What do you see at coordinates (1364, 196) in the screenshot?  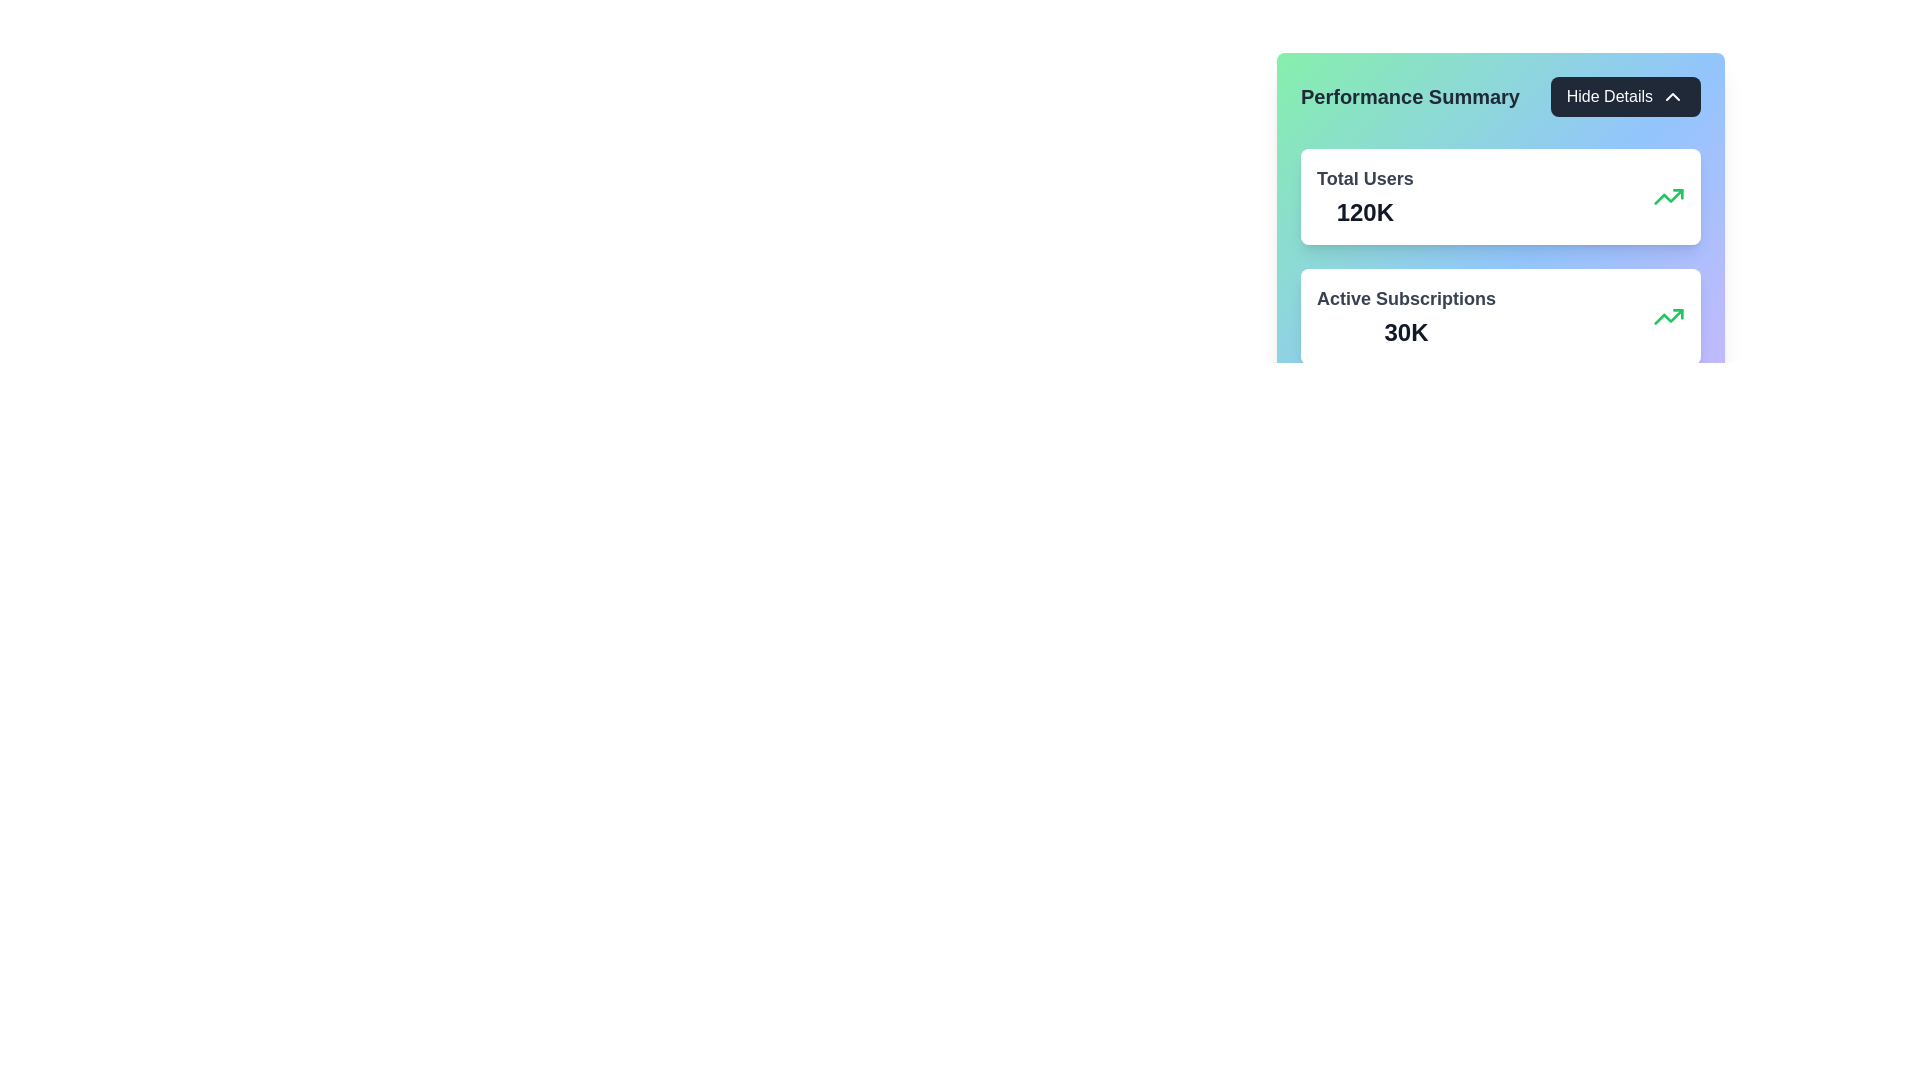 I see `the 'Total Users' text display element which shows the figure '120K' inside a card with a white background, located at the top left of the performance summary dashboard` at bounding box center [1364, 196].